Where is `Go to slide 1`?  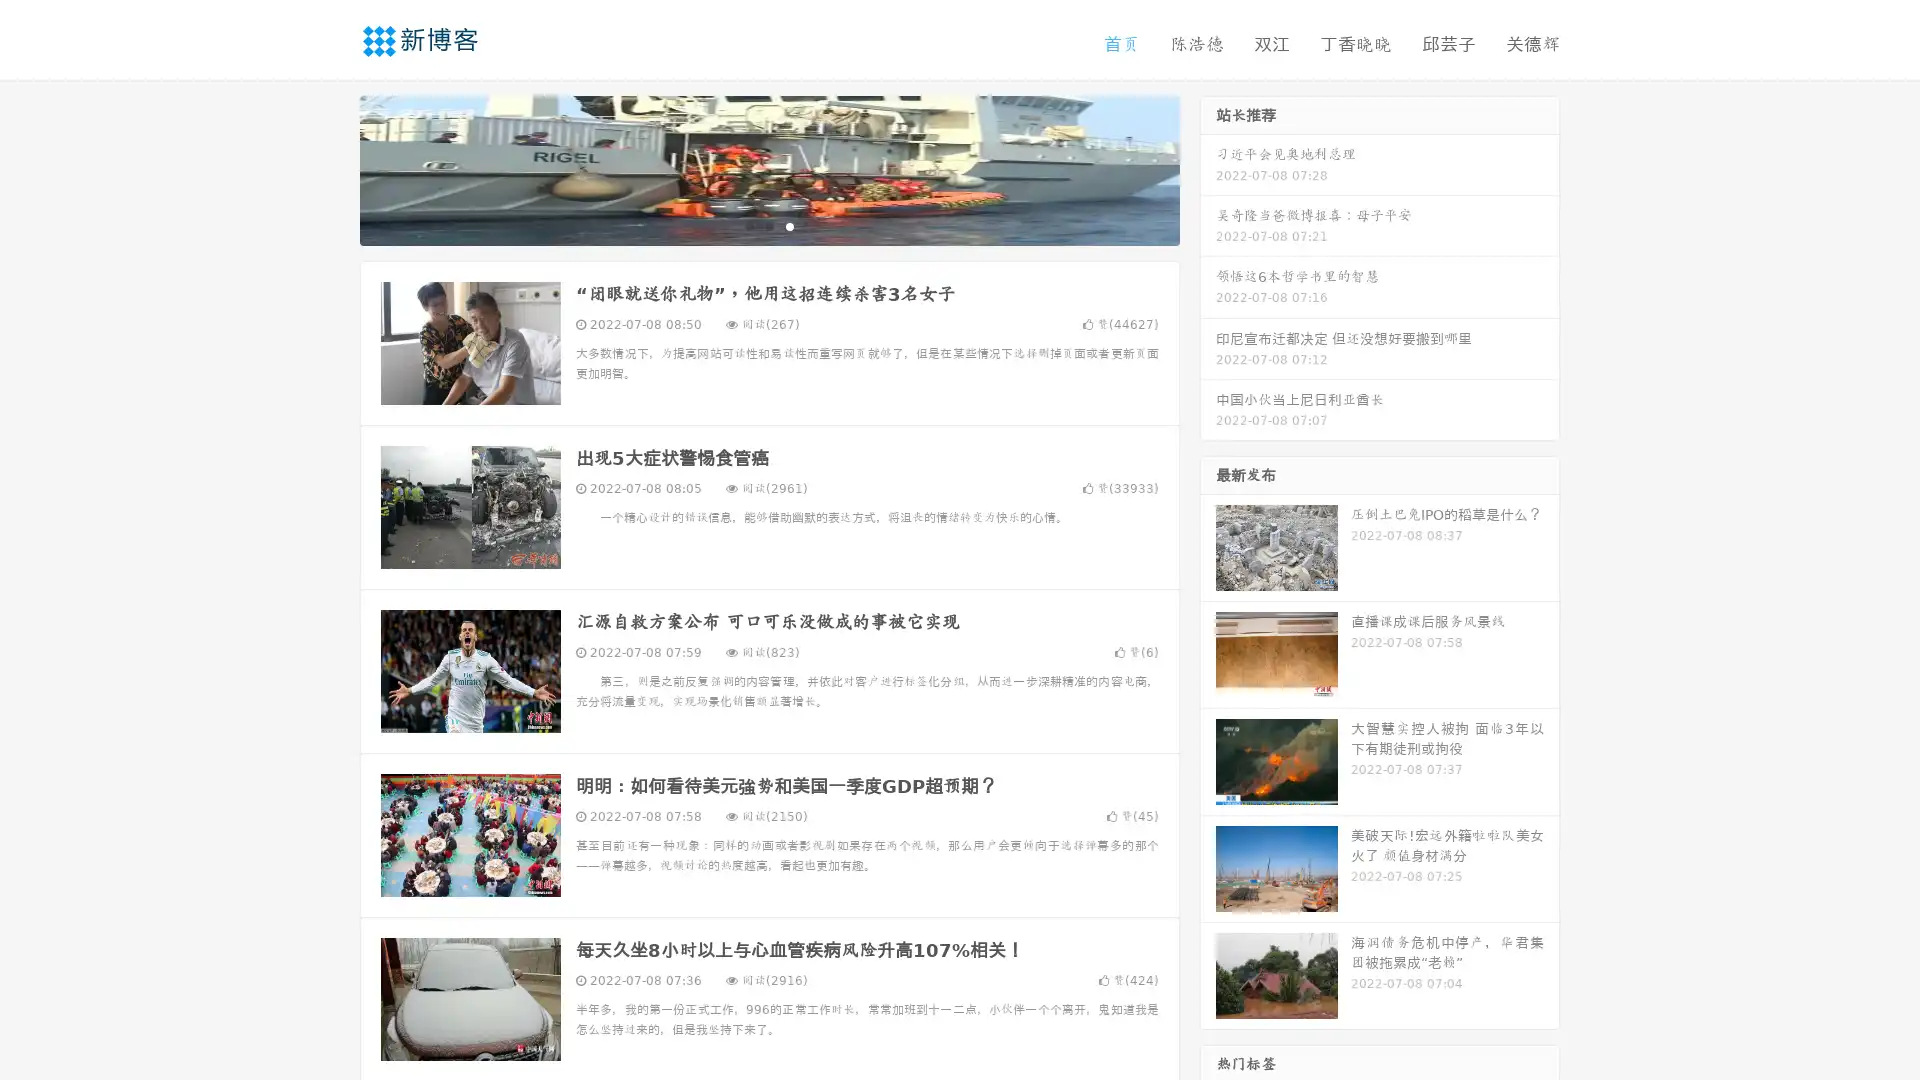
Go to slide 1 is located at coordinates (748, 225).